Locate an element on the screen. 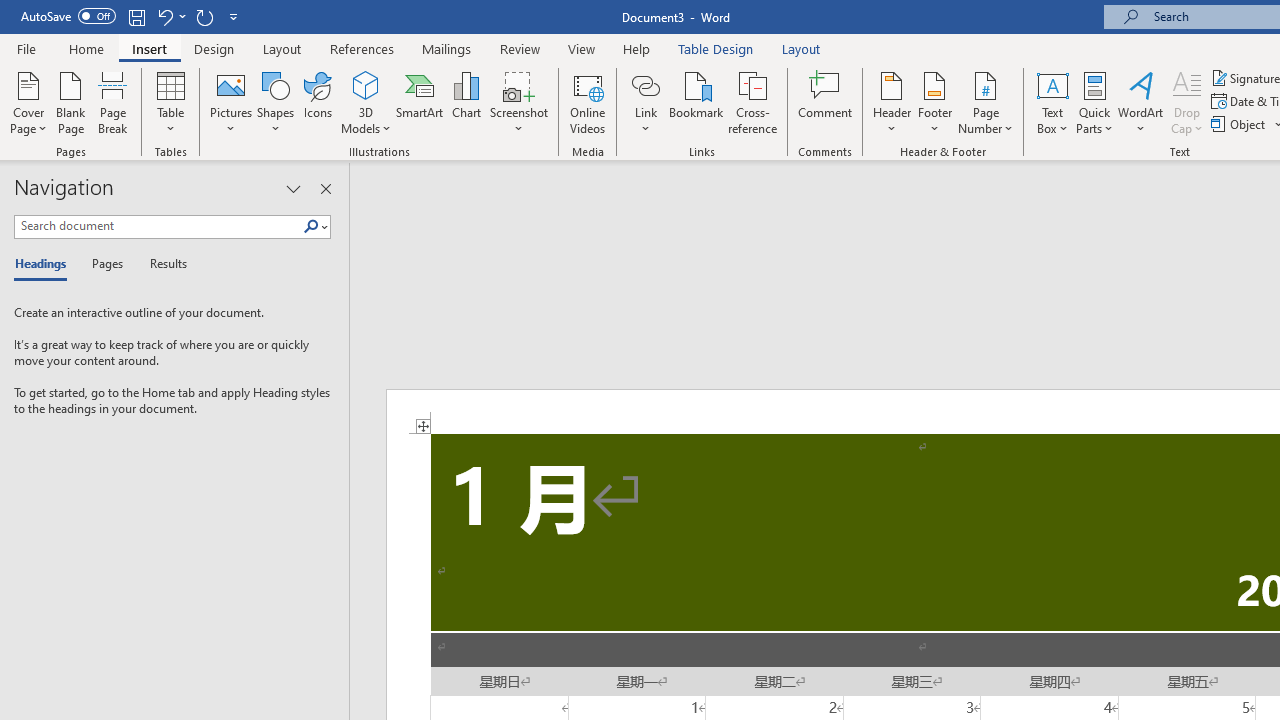 This screenshot has height=720, width=1280. 'Repeat Doc Close' is located at coordinates (204, 16).